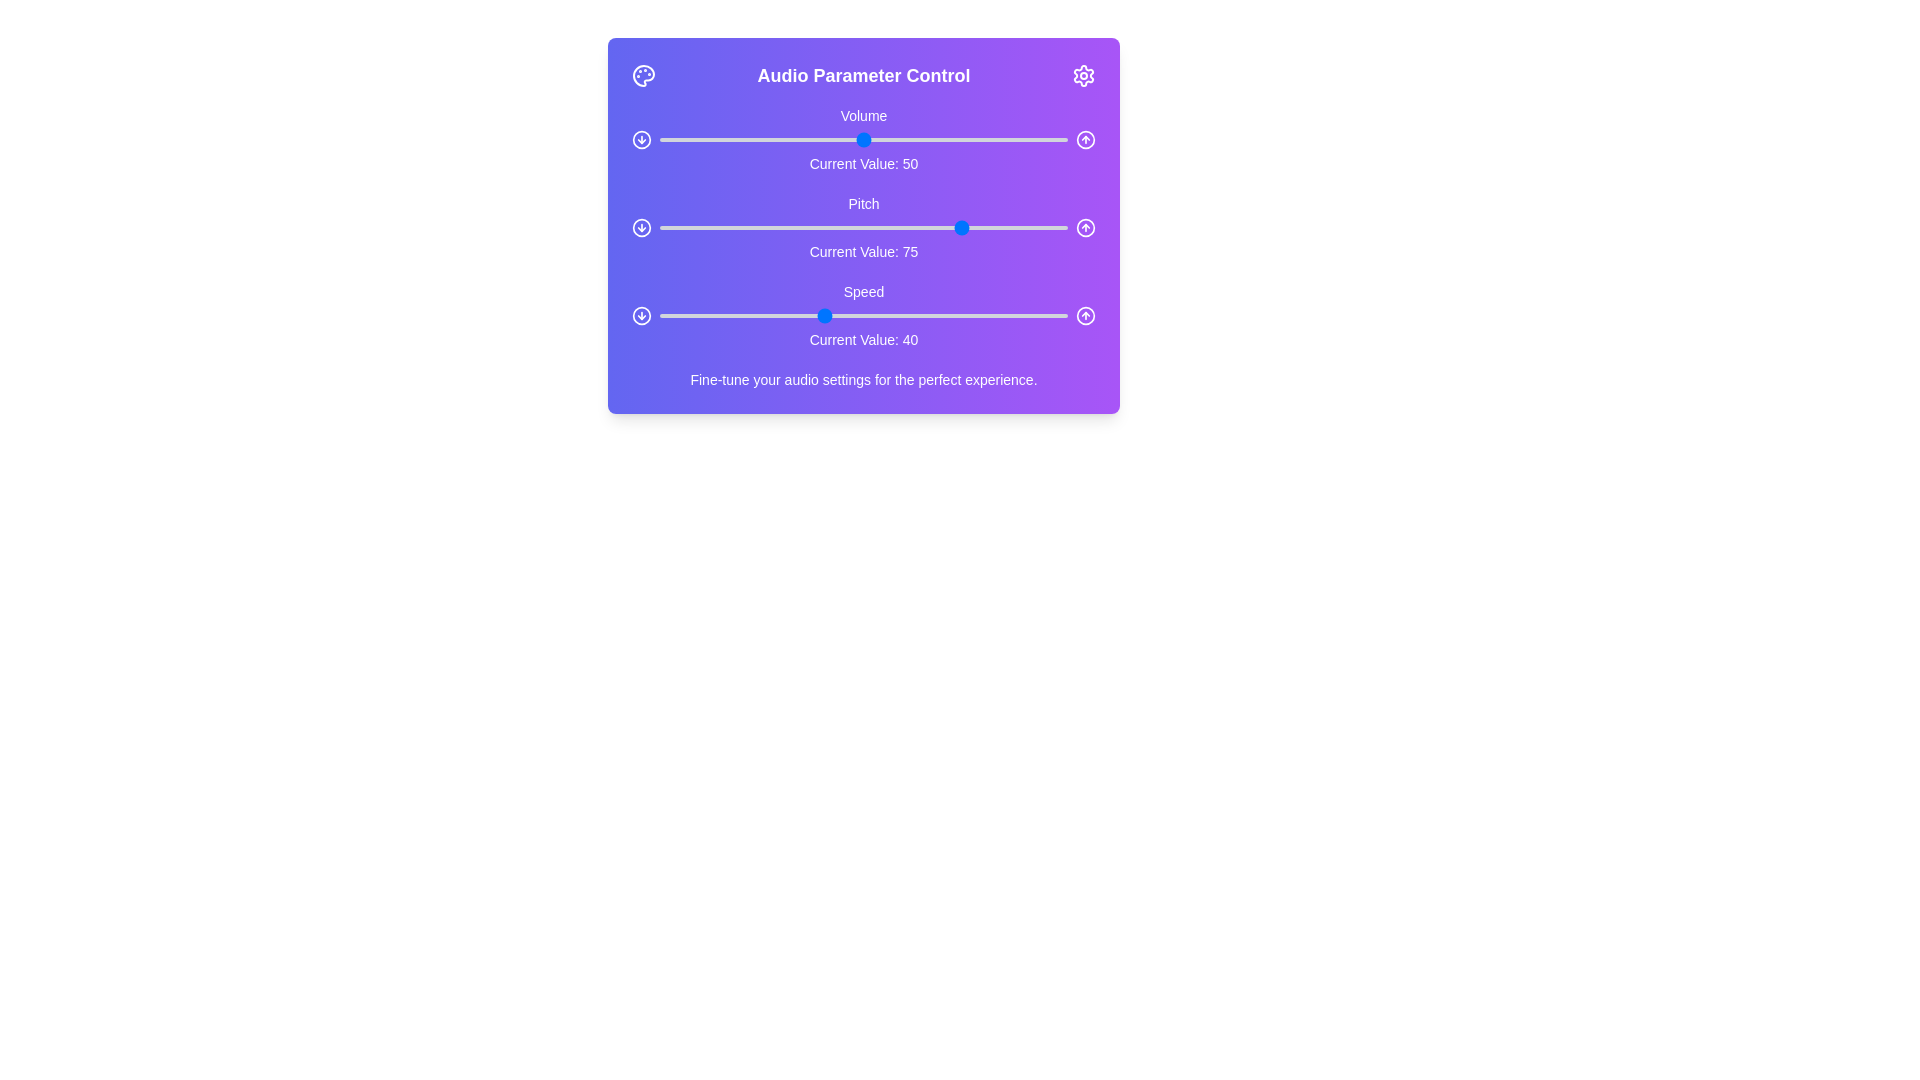 Image resolution: width=1920 pixels, height=1080 pixels. Describe the element at coordinates (643, 75) in the screenshot. I see `the palette icon in the header` at that location.